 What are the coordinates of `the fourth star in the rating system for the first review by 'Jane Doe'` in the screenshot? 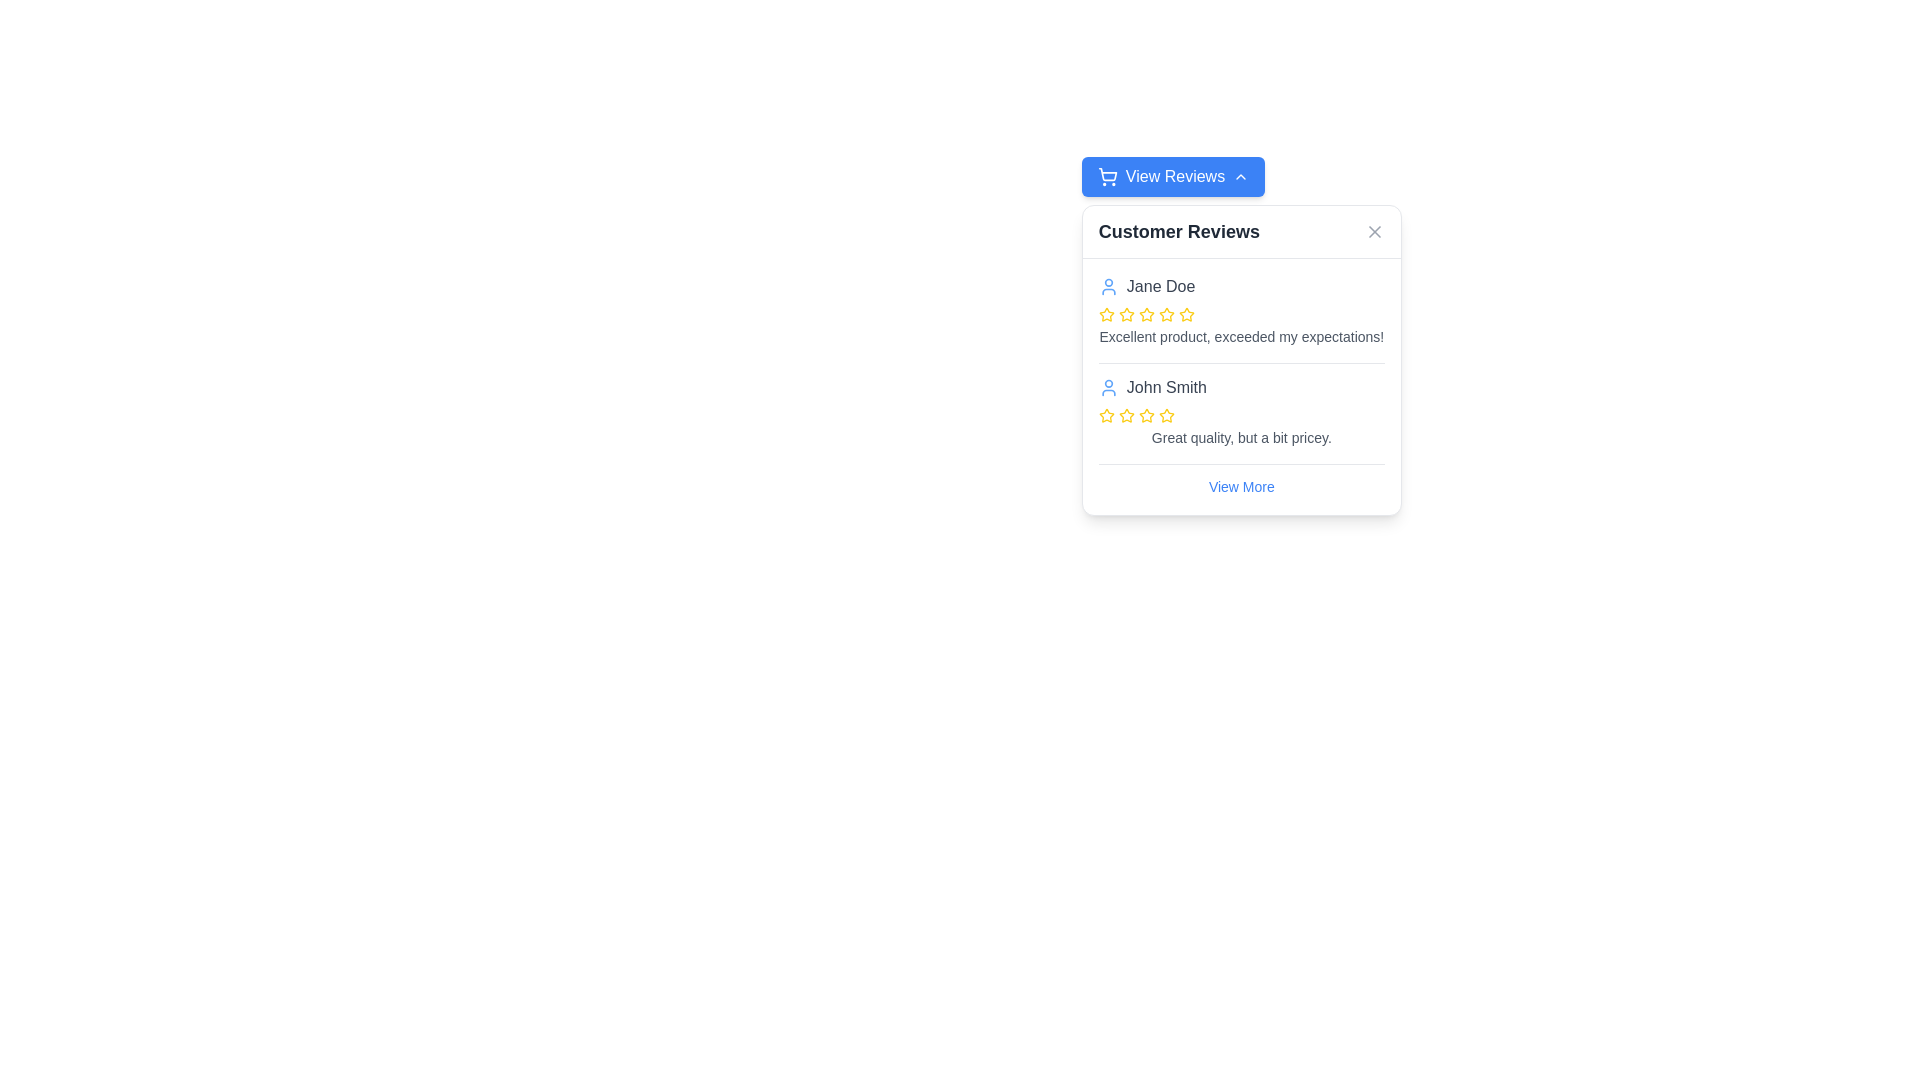 It's located at (1186, 314).